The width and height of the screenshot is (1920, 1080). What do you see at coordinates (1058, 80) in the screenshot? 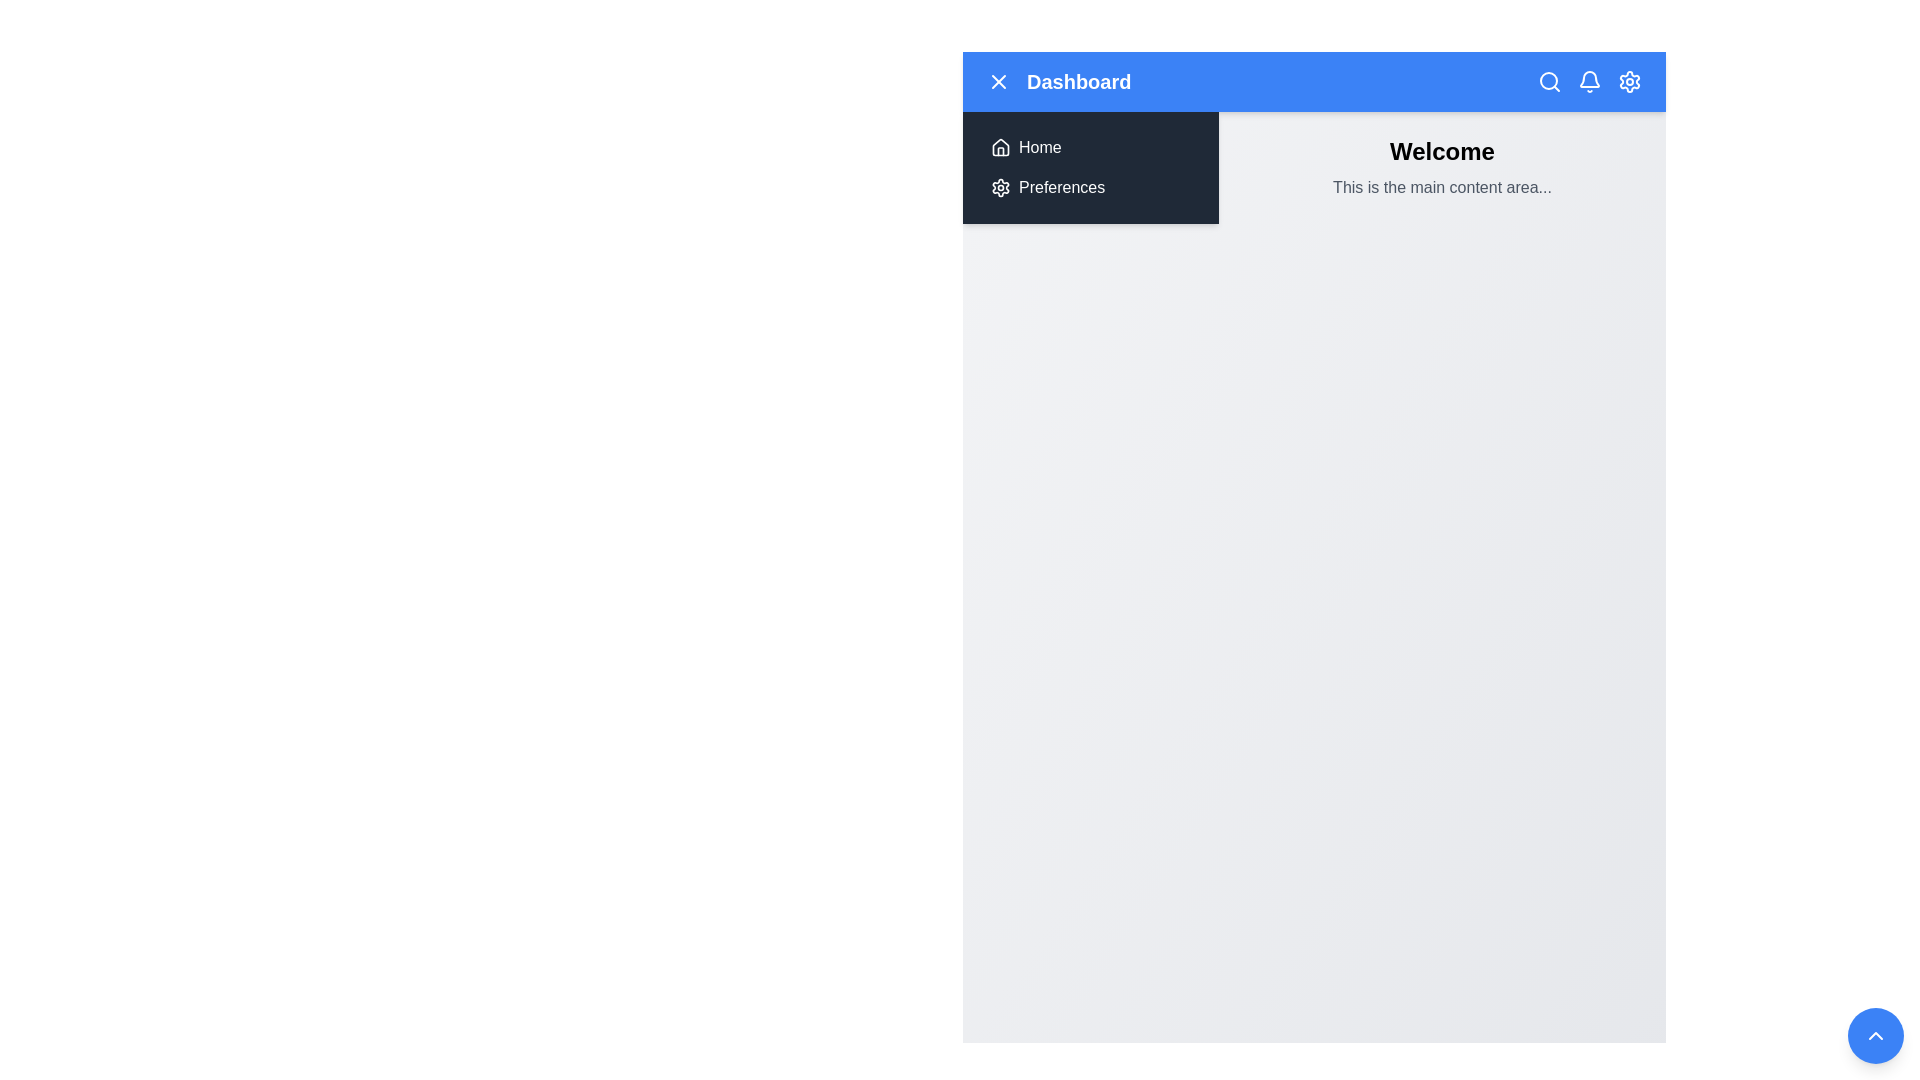
I see `the 'Dashboard' text label which is prominently displayed in white font on a blue background bar, located on the left side of the navigation bar at the top of the interface` at bounding box center [1058, 80].